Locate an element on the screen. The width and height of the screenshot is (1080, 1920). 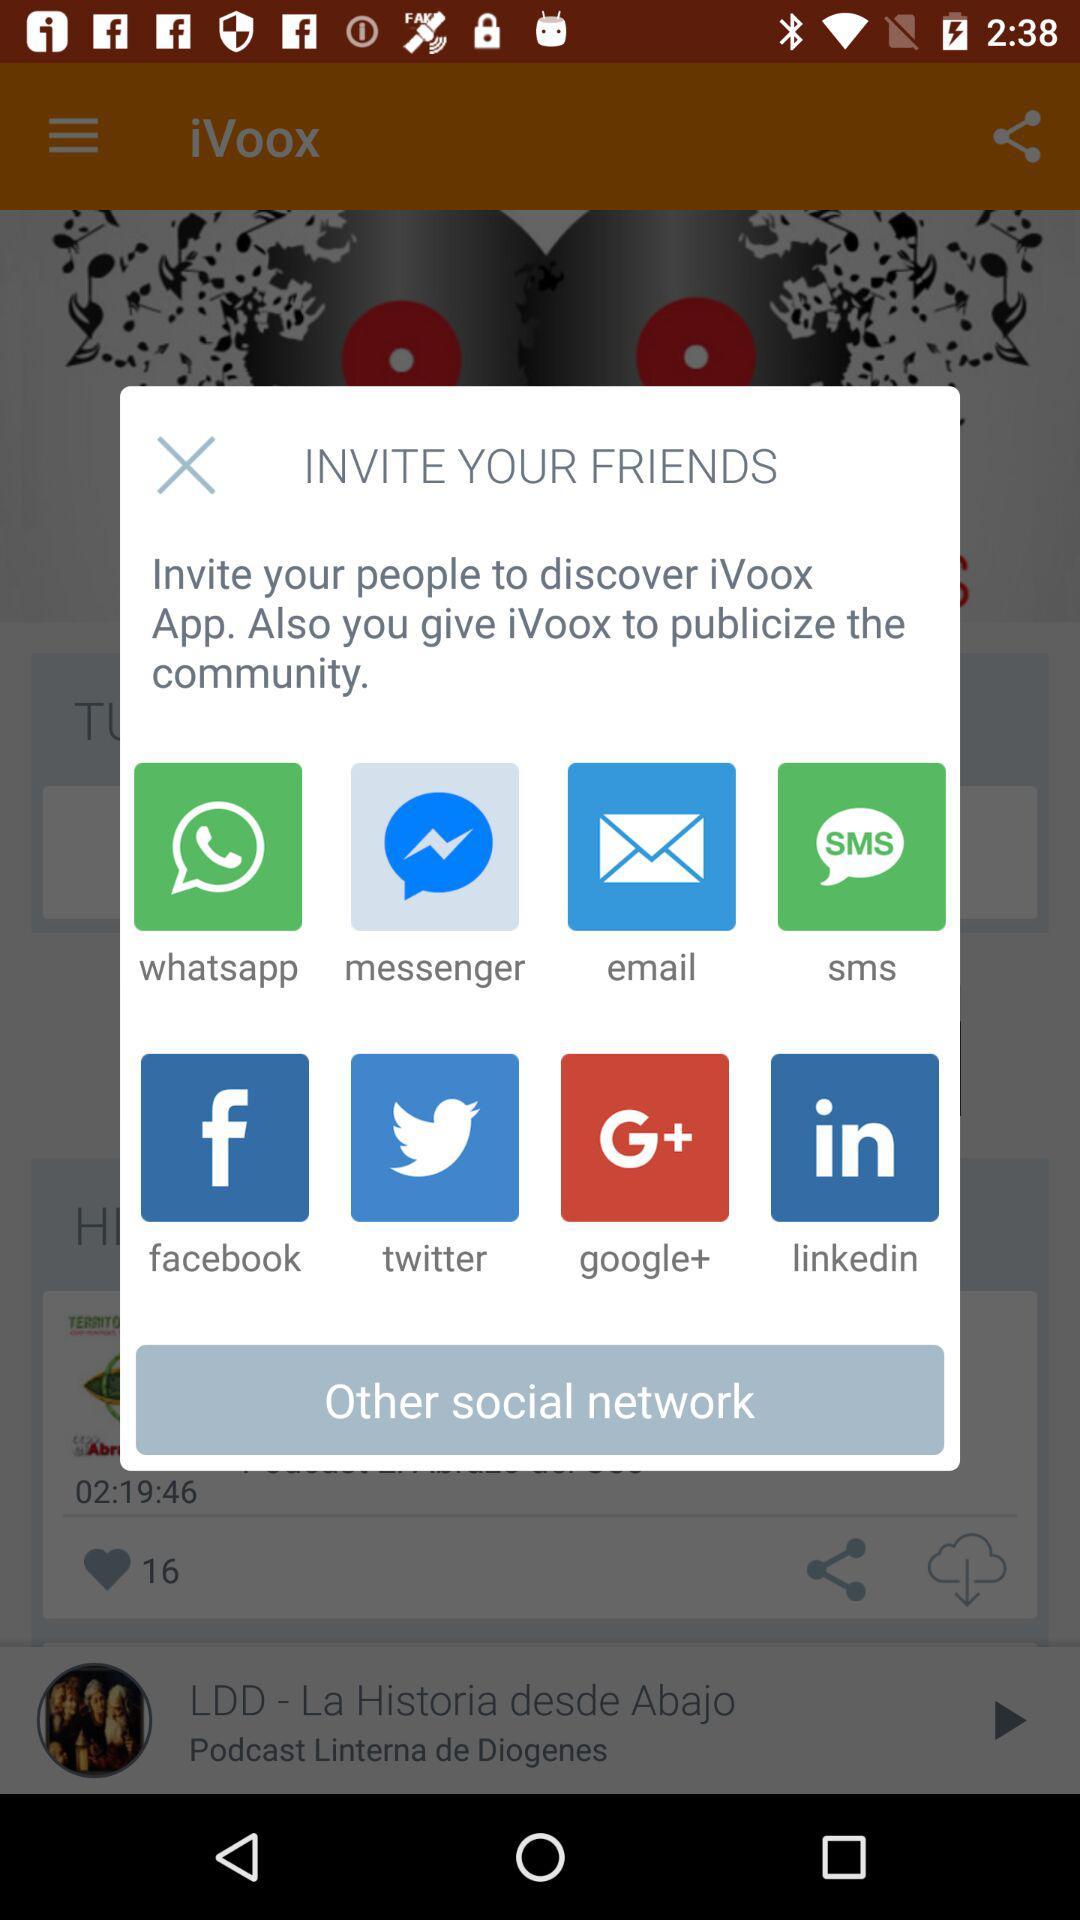
item to the left of the twitter is located at coordinates (224, 1167).